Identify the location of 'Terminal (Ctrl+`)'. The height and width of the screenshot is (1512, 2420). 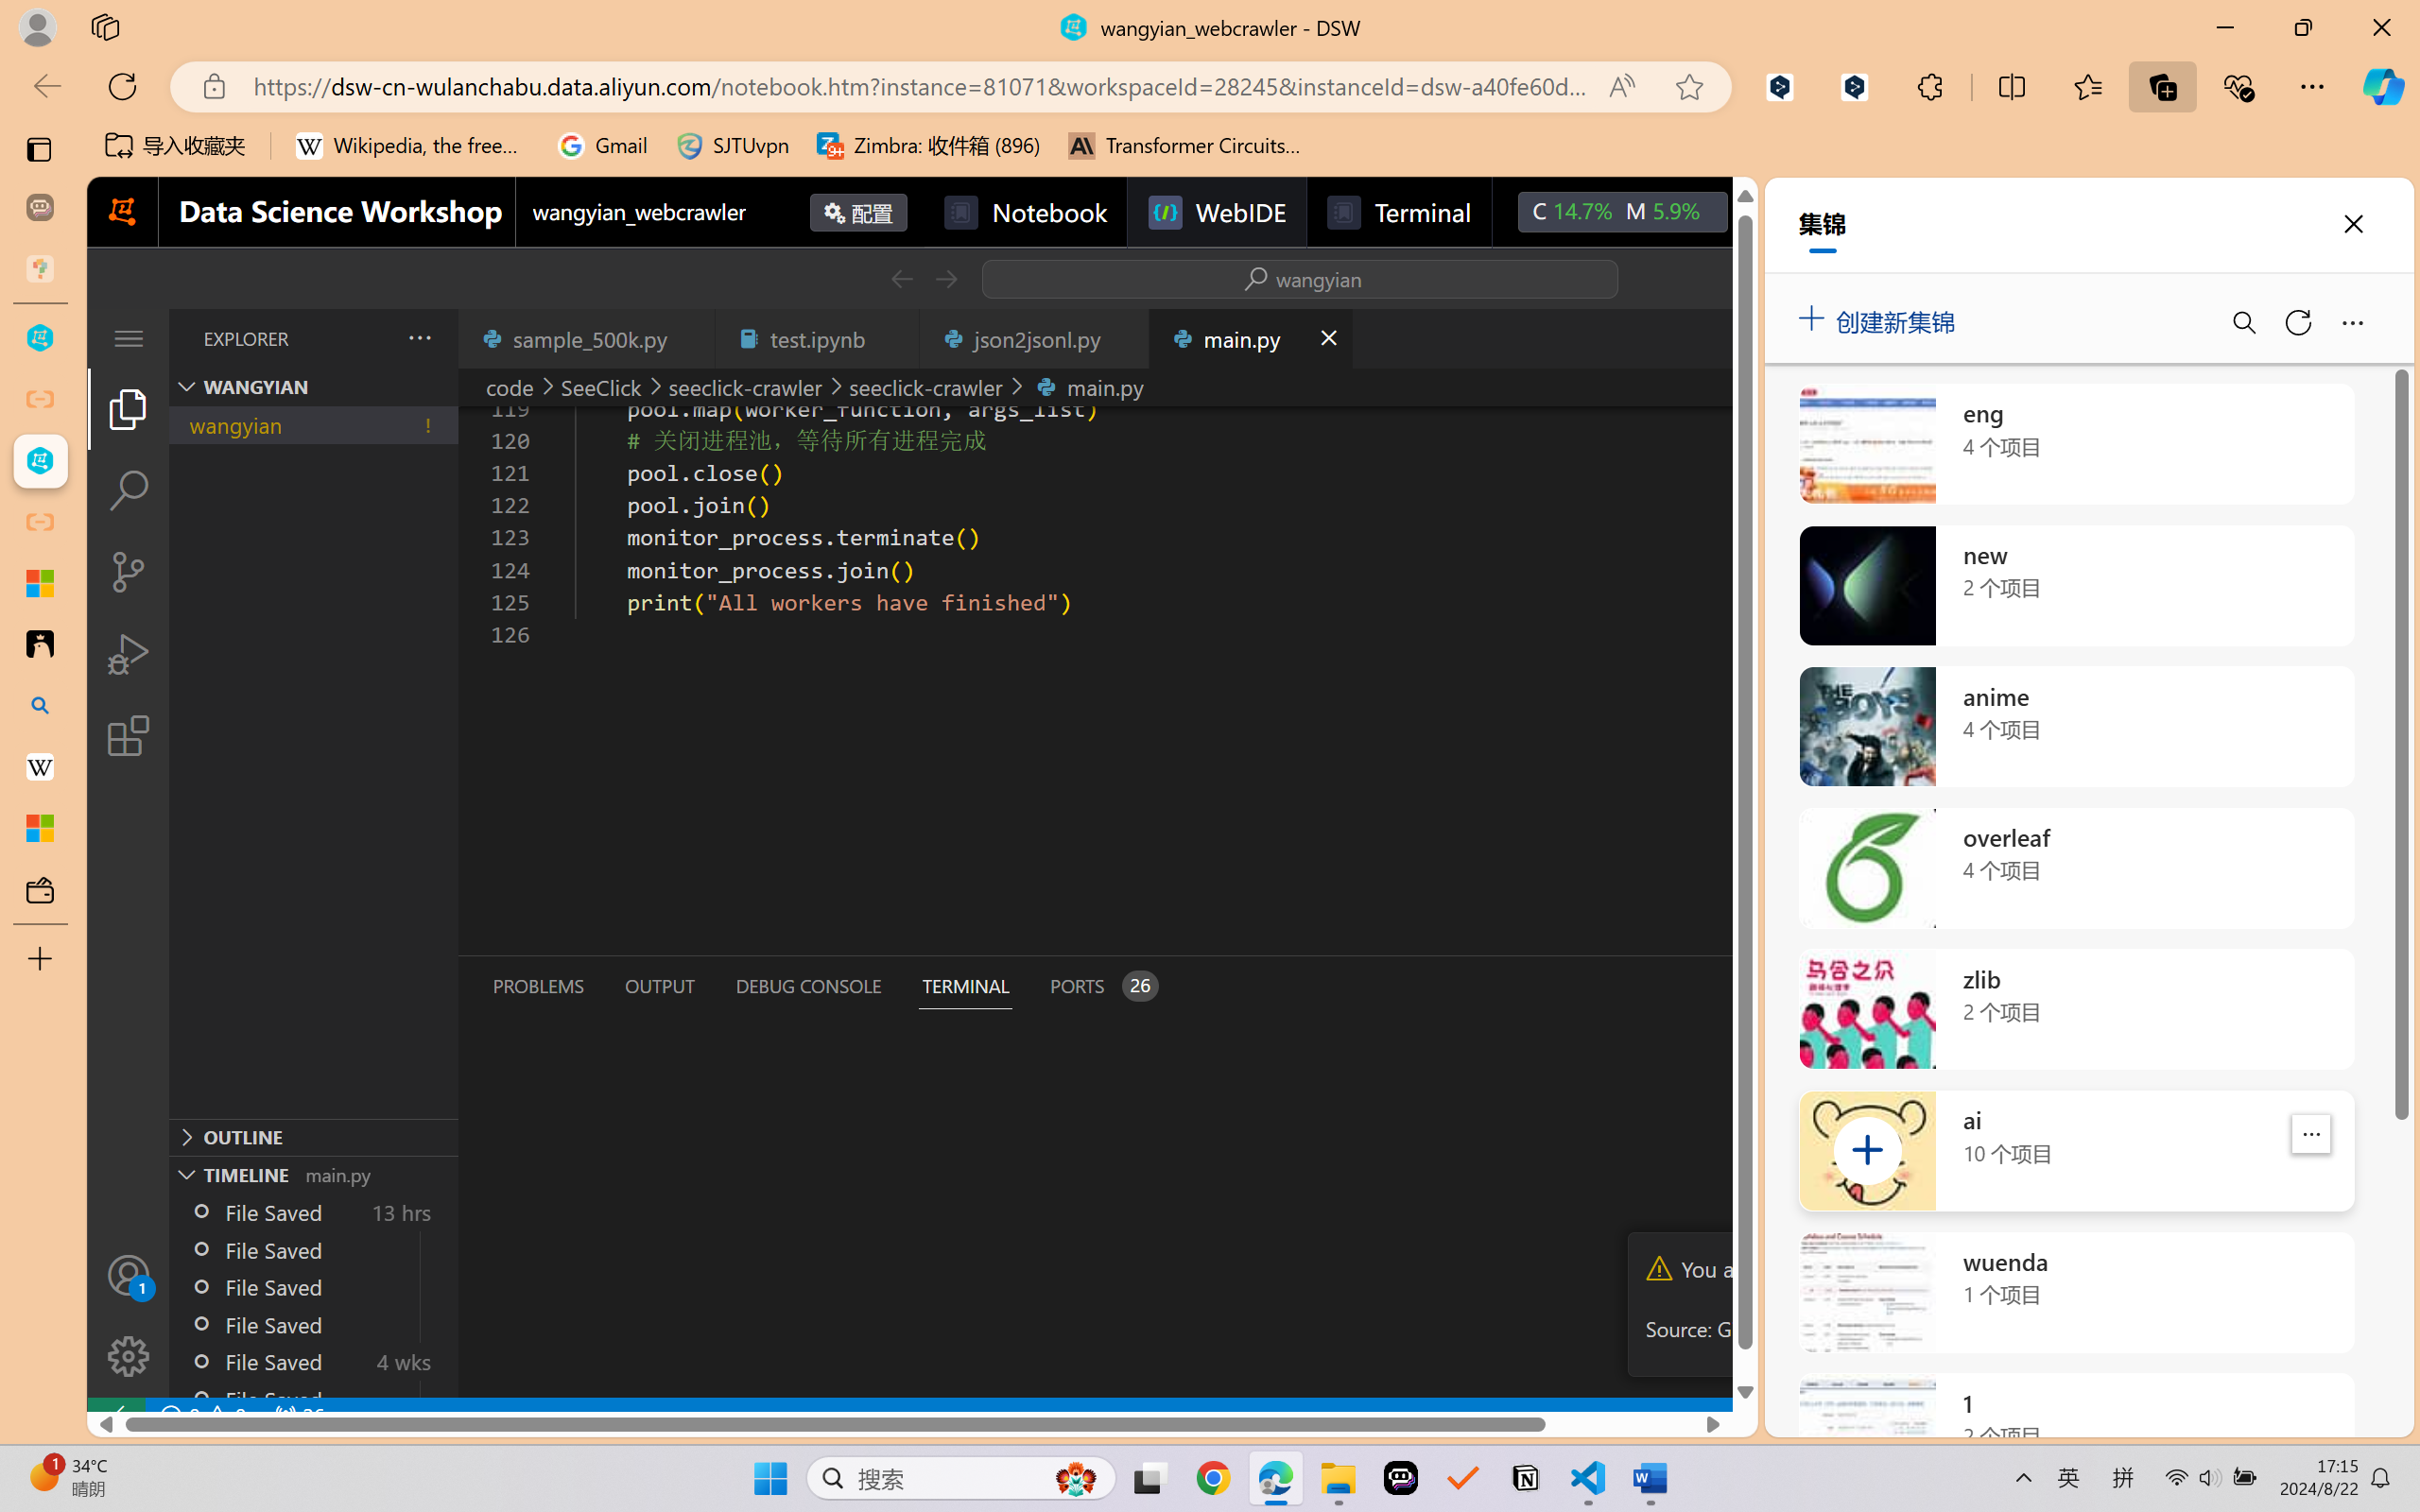
(964, 986).